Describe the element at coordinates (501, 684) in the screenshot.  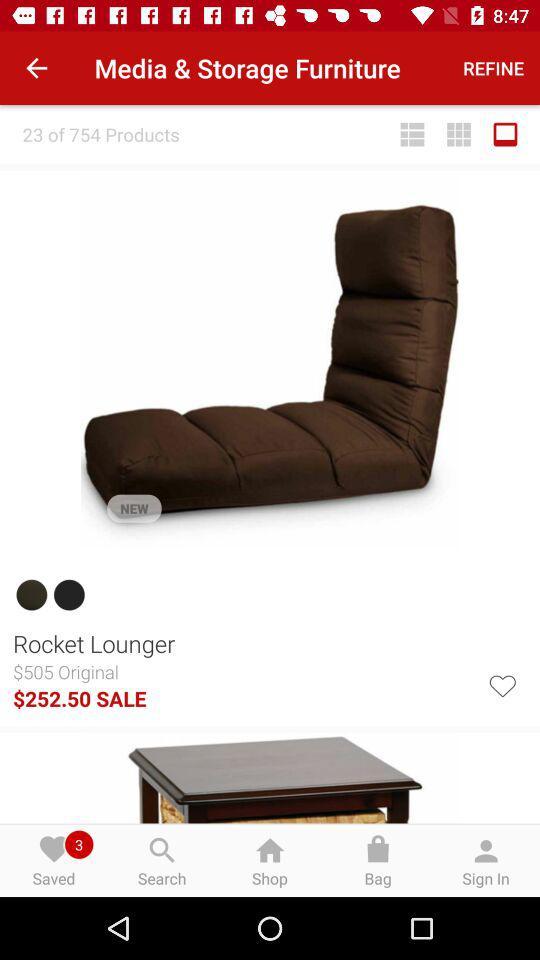
I see `like click` at that location.